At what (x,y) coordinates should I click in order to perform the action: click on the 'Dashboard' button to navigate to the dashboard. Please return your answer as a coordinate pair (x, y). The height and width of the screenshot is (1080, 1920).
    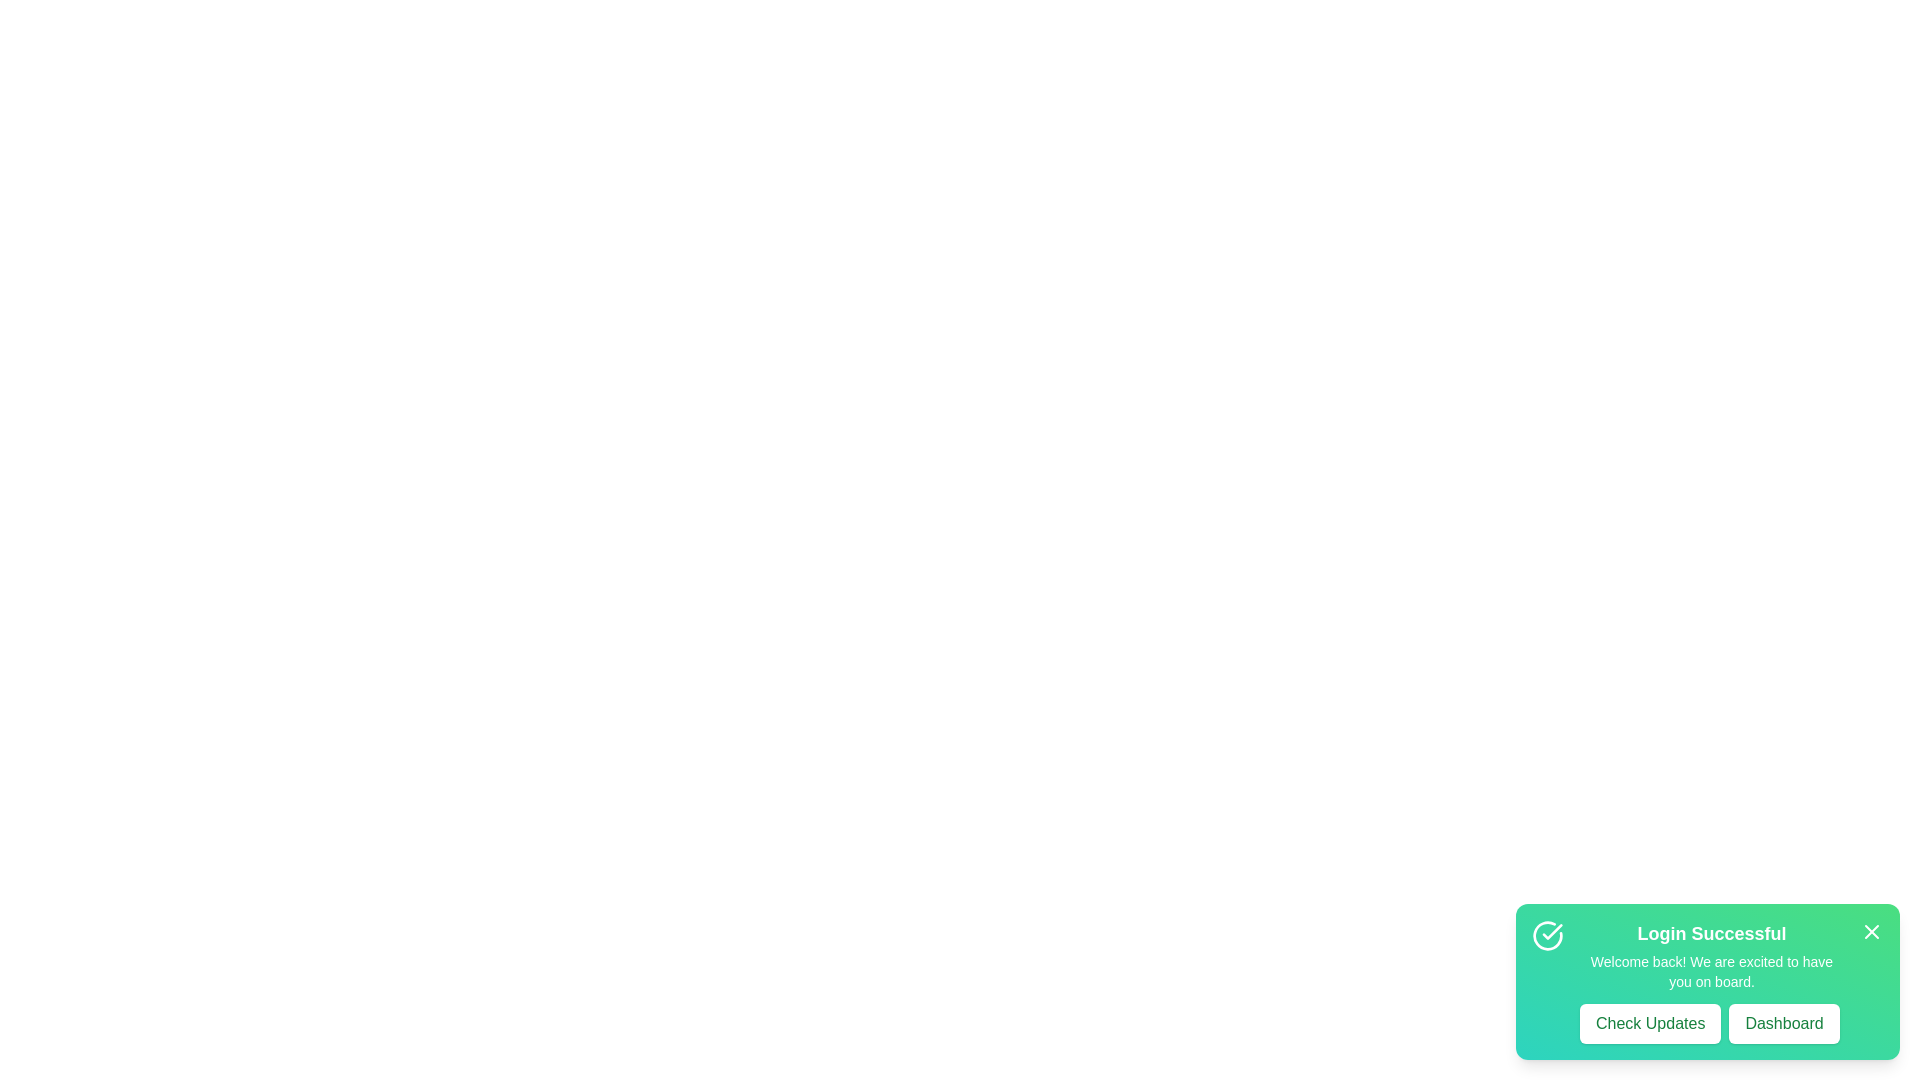
    Looking at the image, I should click on (1784, 1023).